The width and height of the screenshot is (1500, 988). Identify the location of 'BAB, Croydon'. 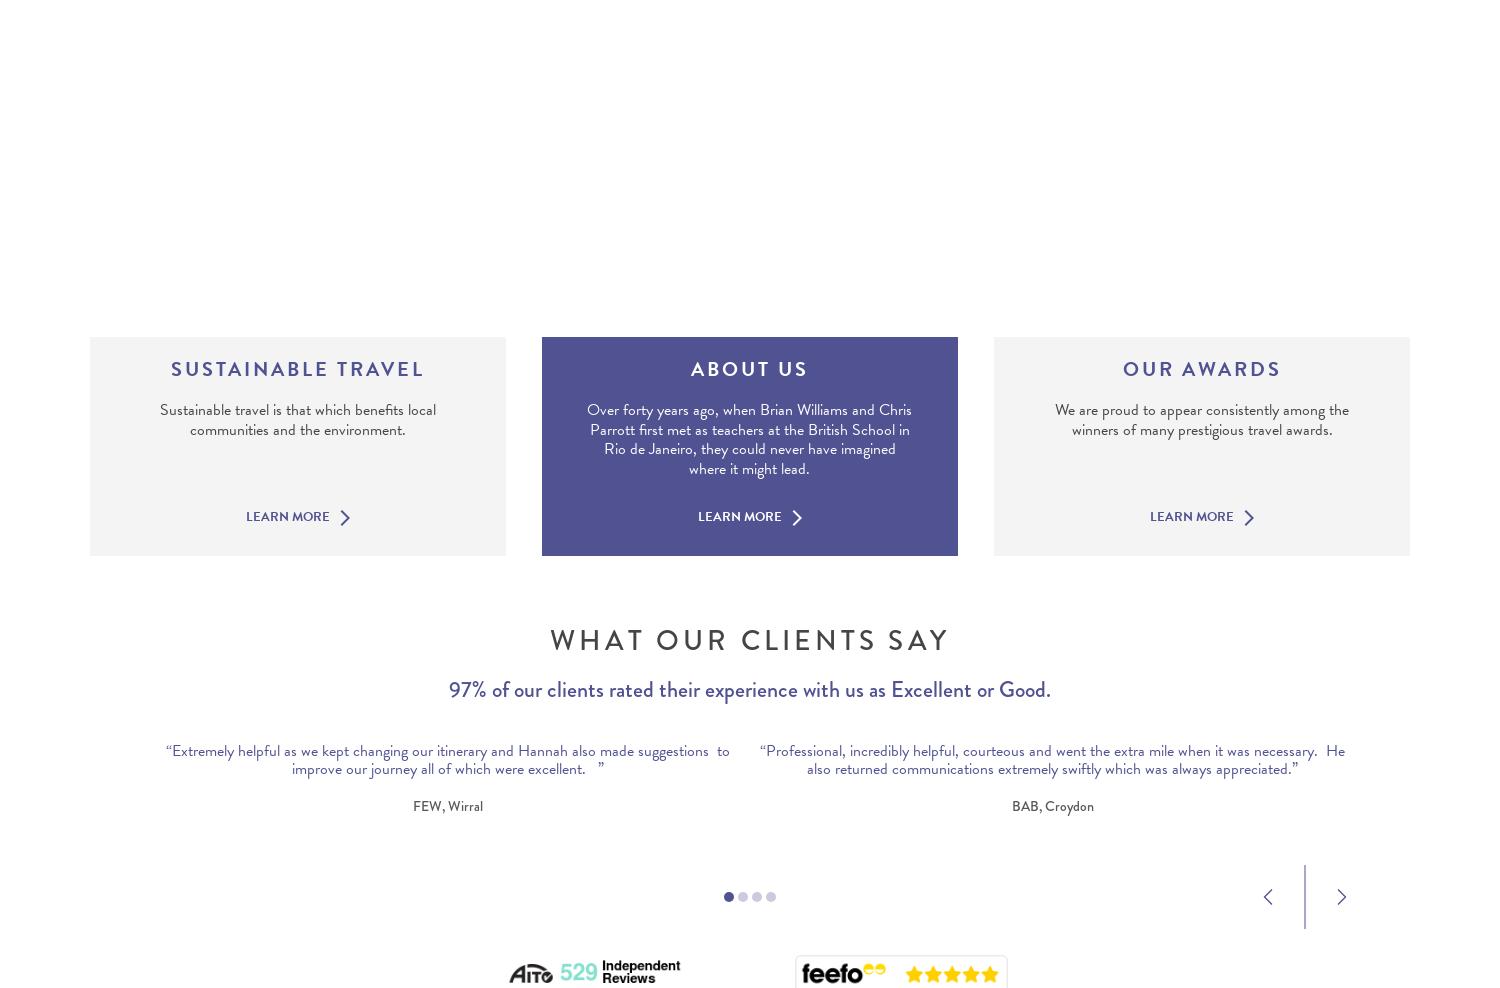
(1051, 805).